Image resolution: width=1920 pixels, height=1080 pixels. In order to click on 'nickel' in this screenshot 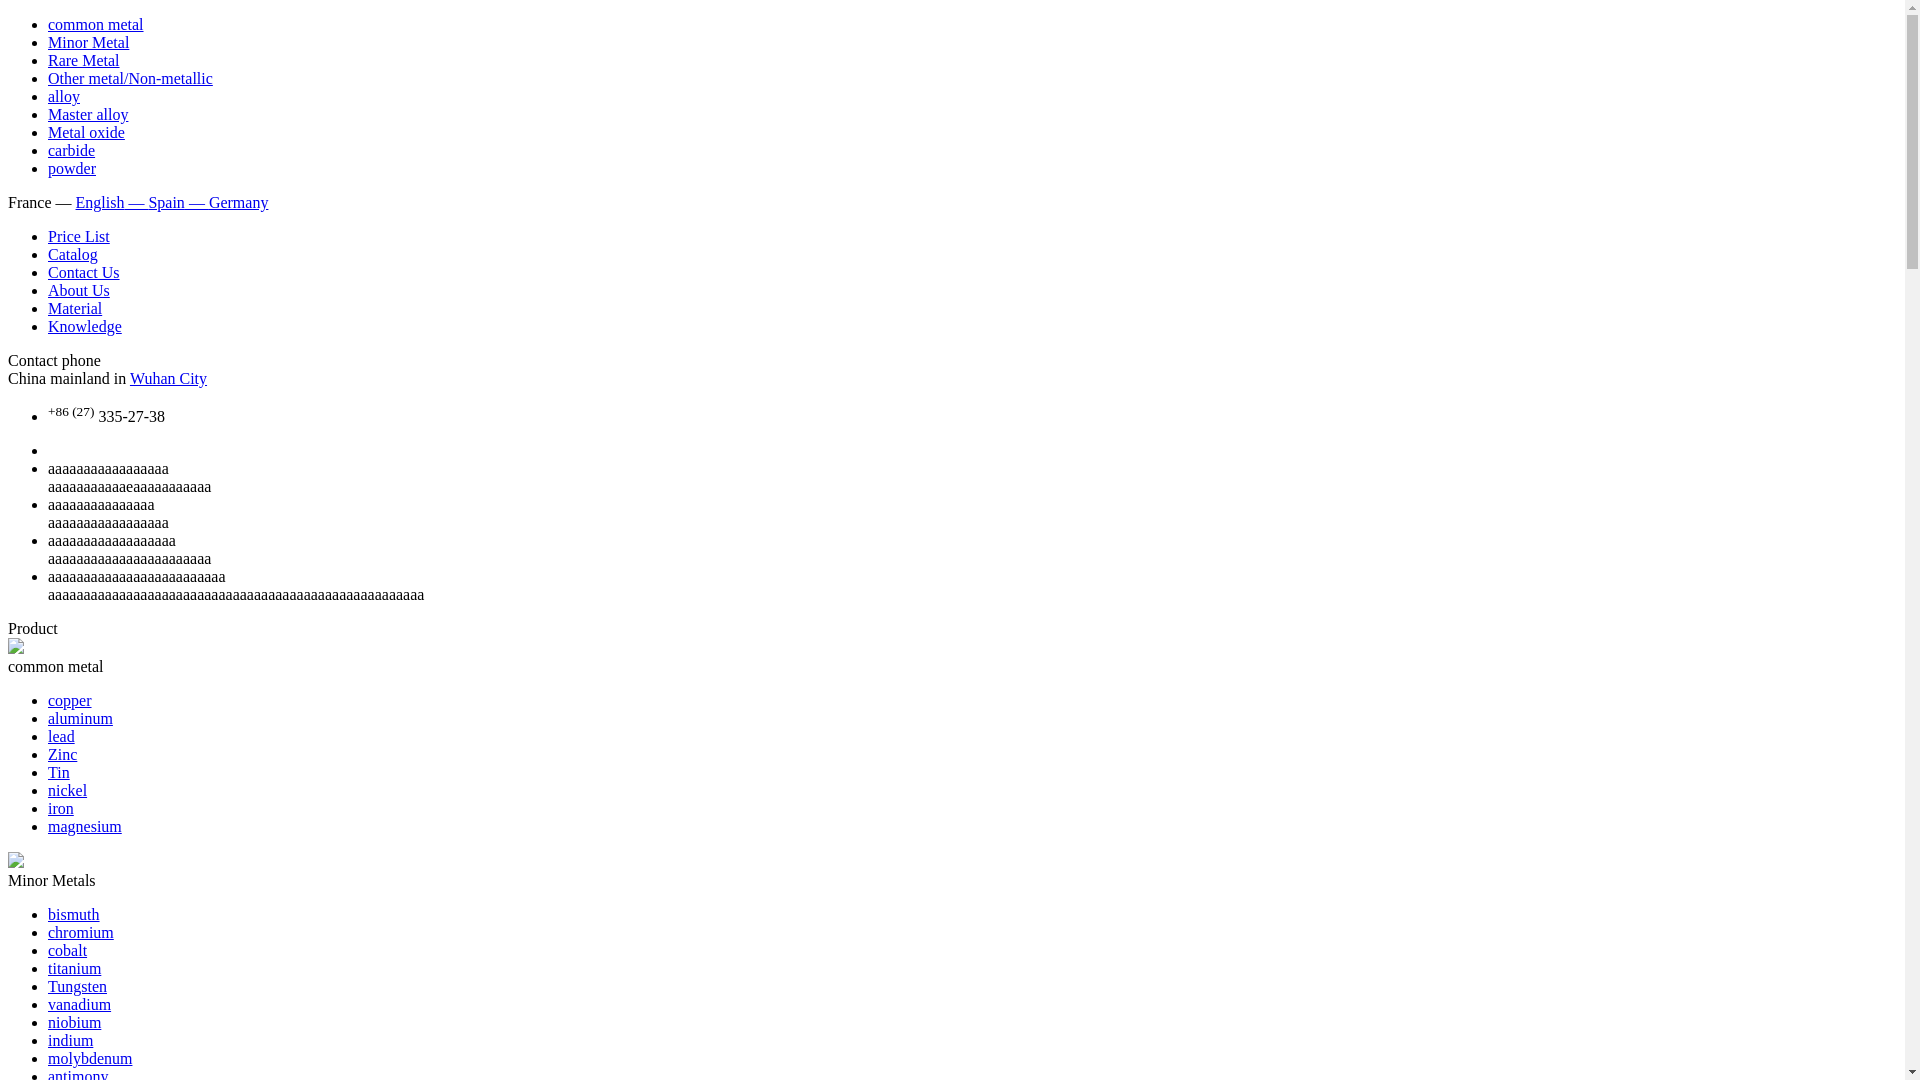, I will do `click(67, 789)`.